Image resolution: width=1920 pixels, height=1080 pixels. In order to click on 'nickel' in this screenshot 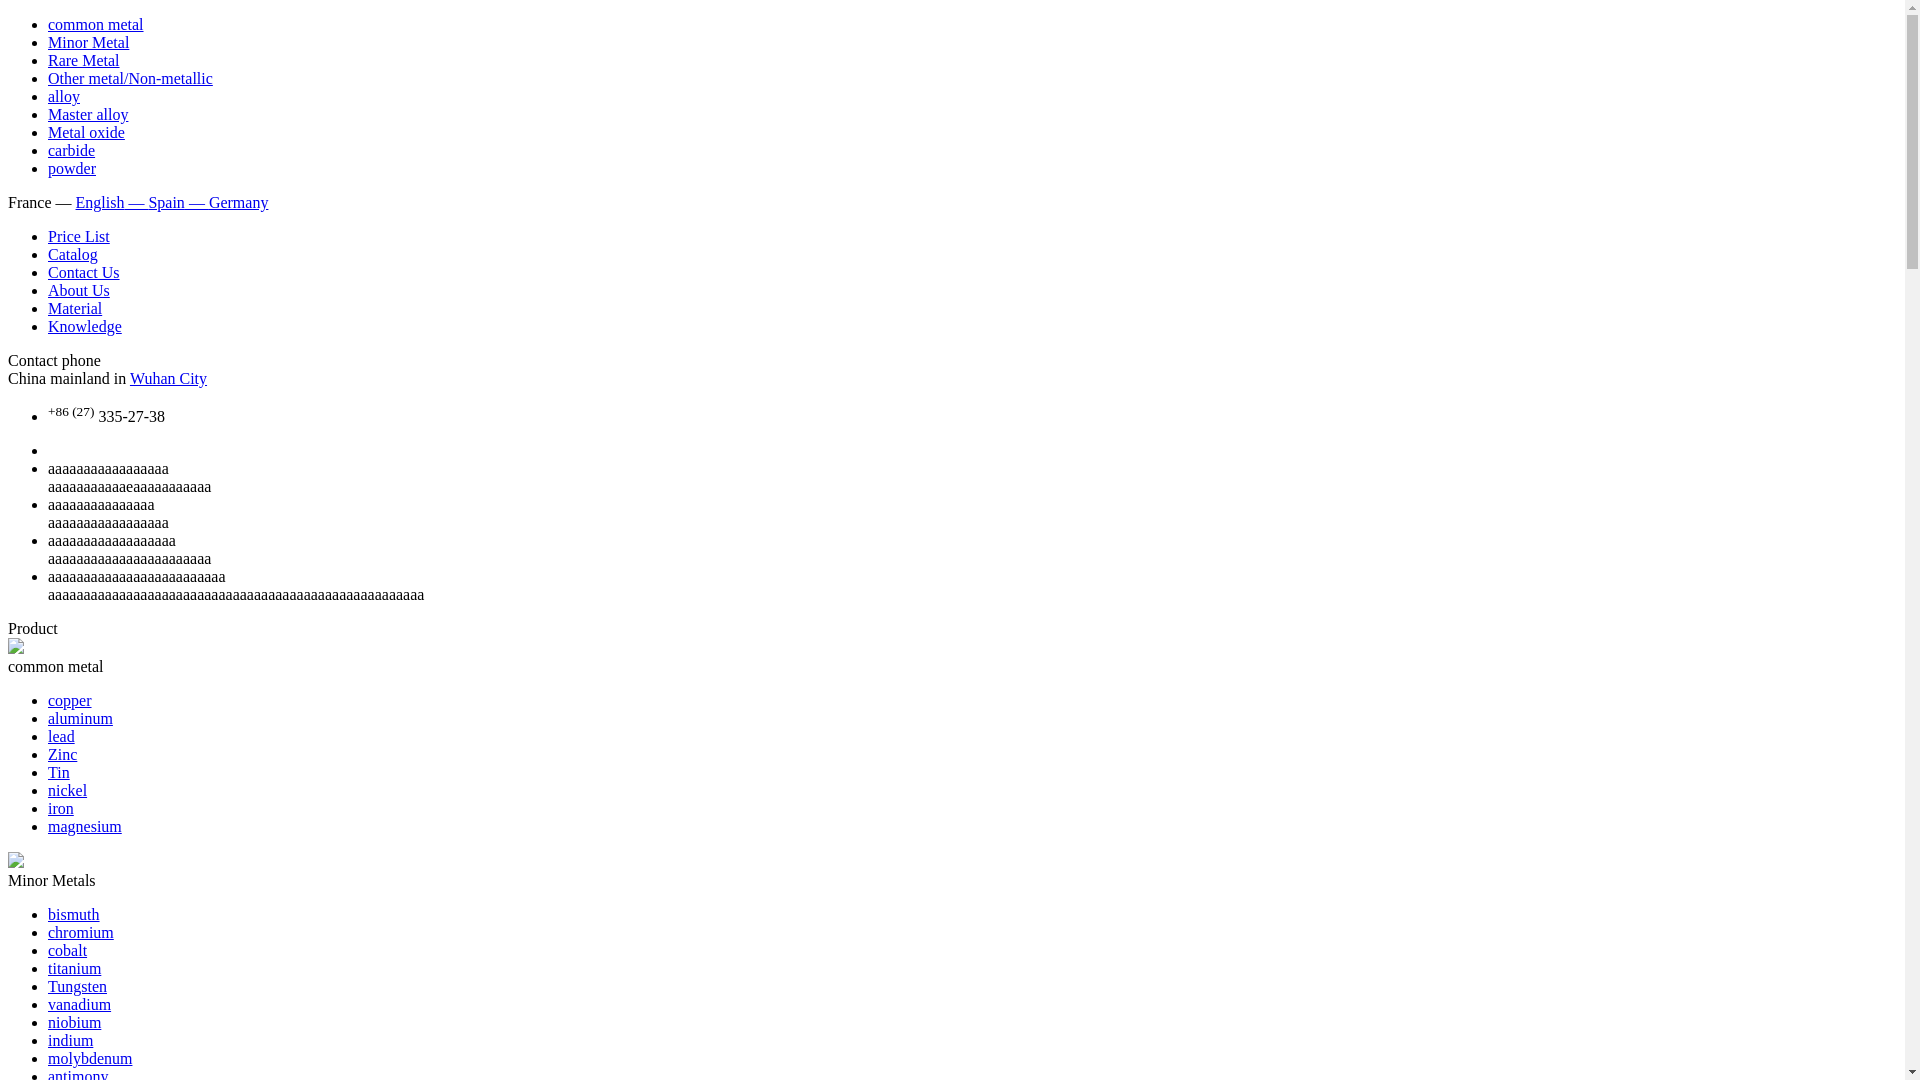, I will do `click(67, 789)`.